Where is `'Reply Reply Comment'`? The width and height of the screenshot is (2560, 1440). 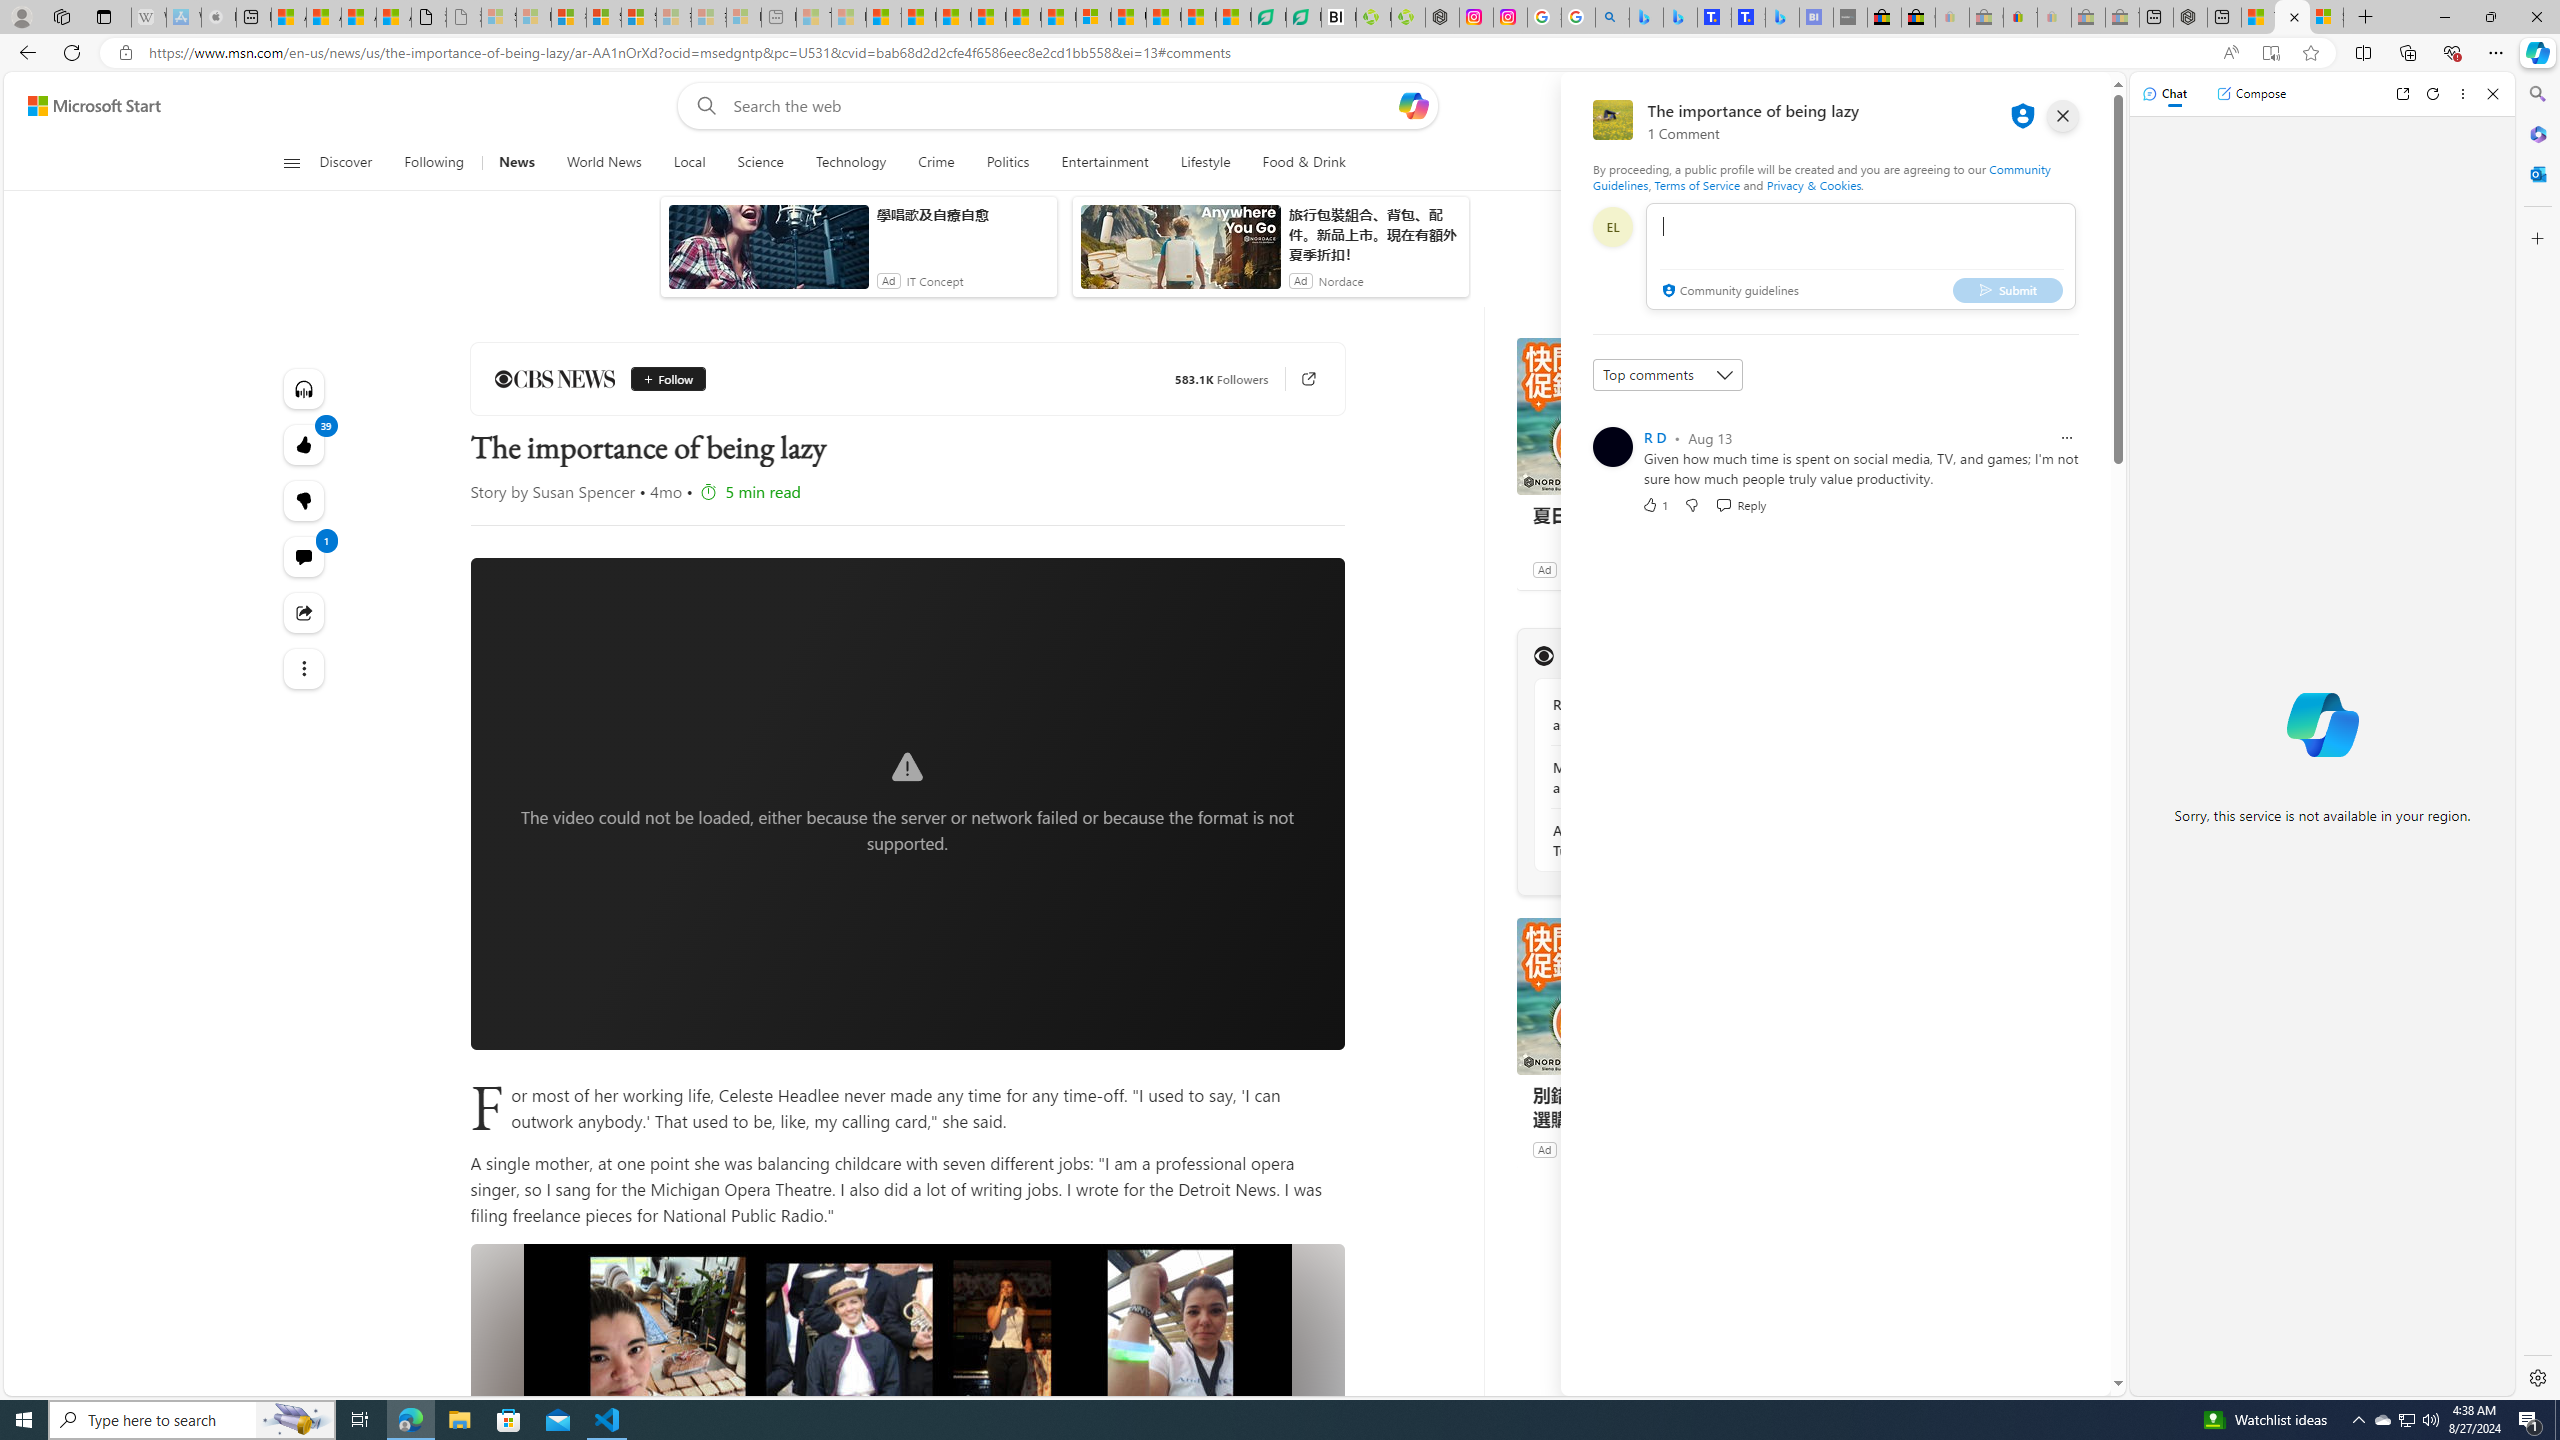
'Reply Reply Comment' is located at coordinates (1740, 503).